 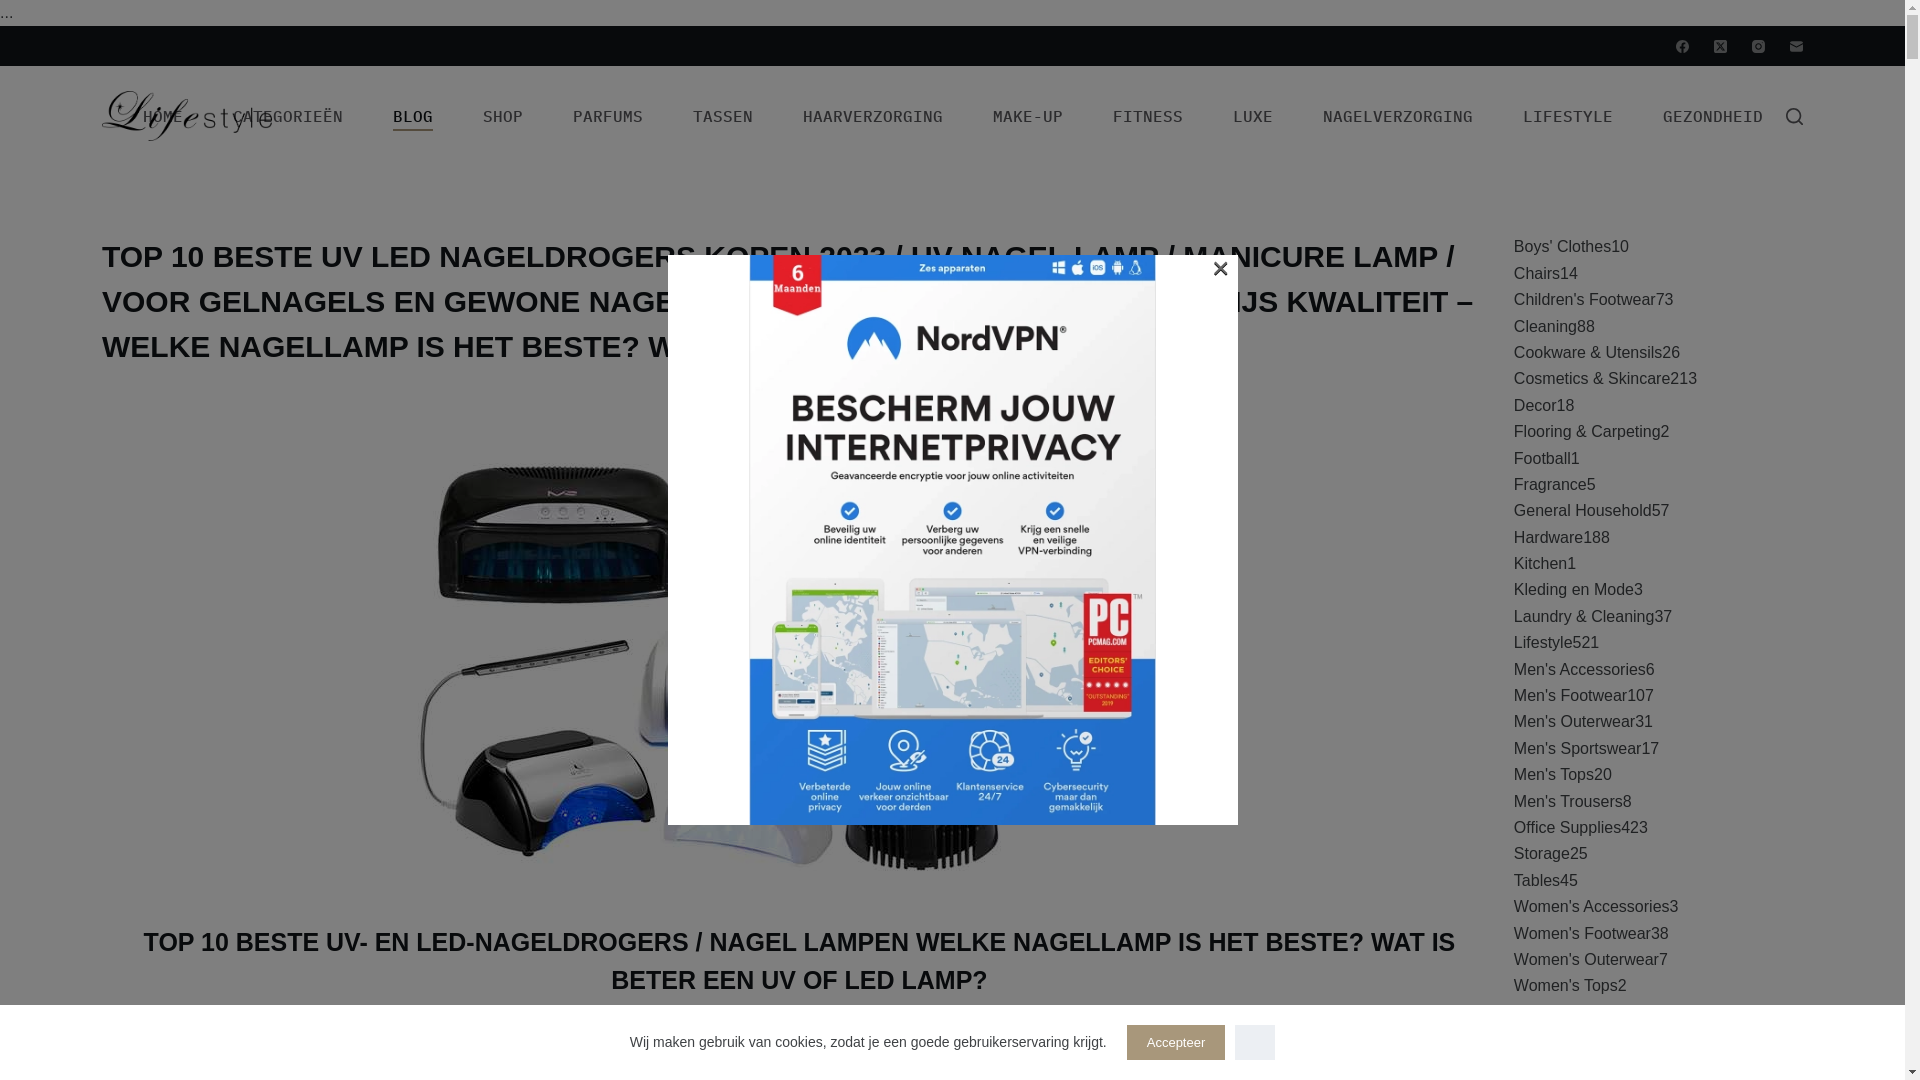 What do you see at coordinates (1513, 509) in the screenshot?
I see `'General Household'` at bounding box center [1513, 509].